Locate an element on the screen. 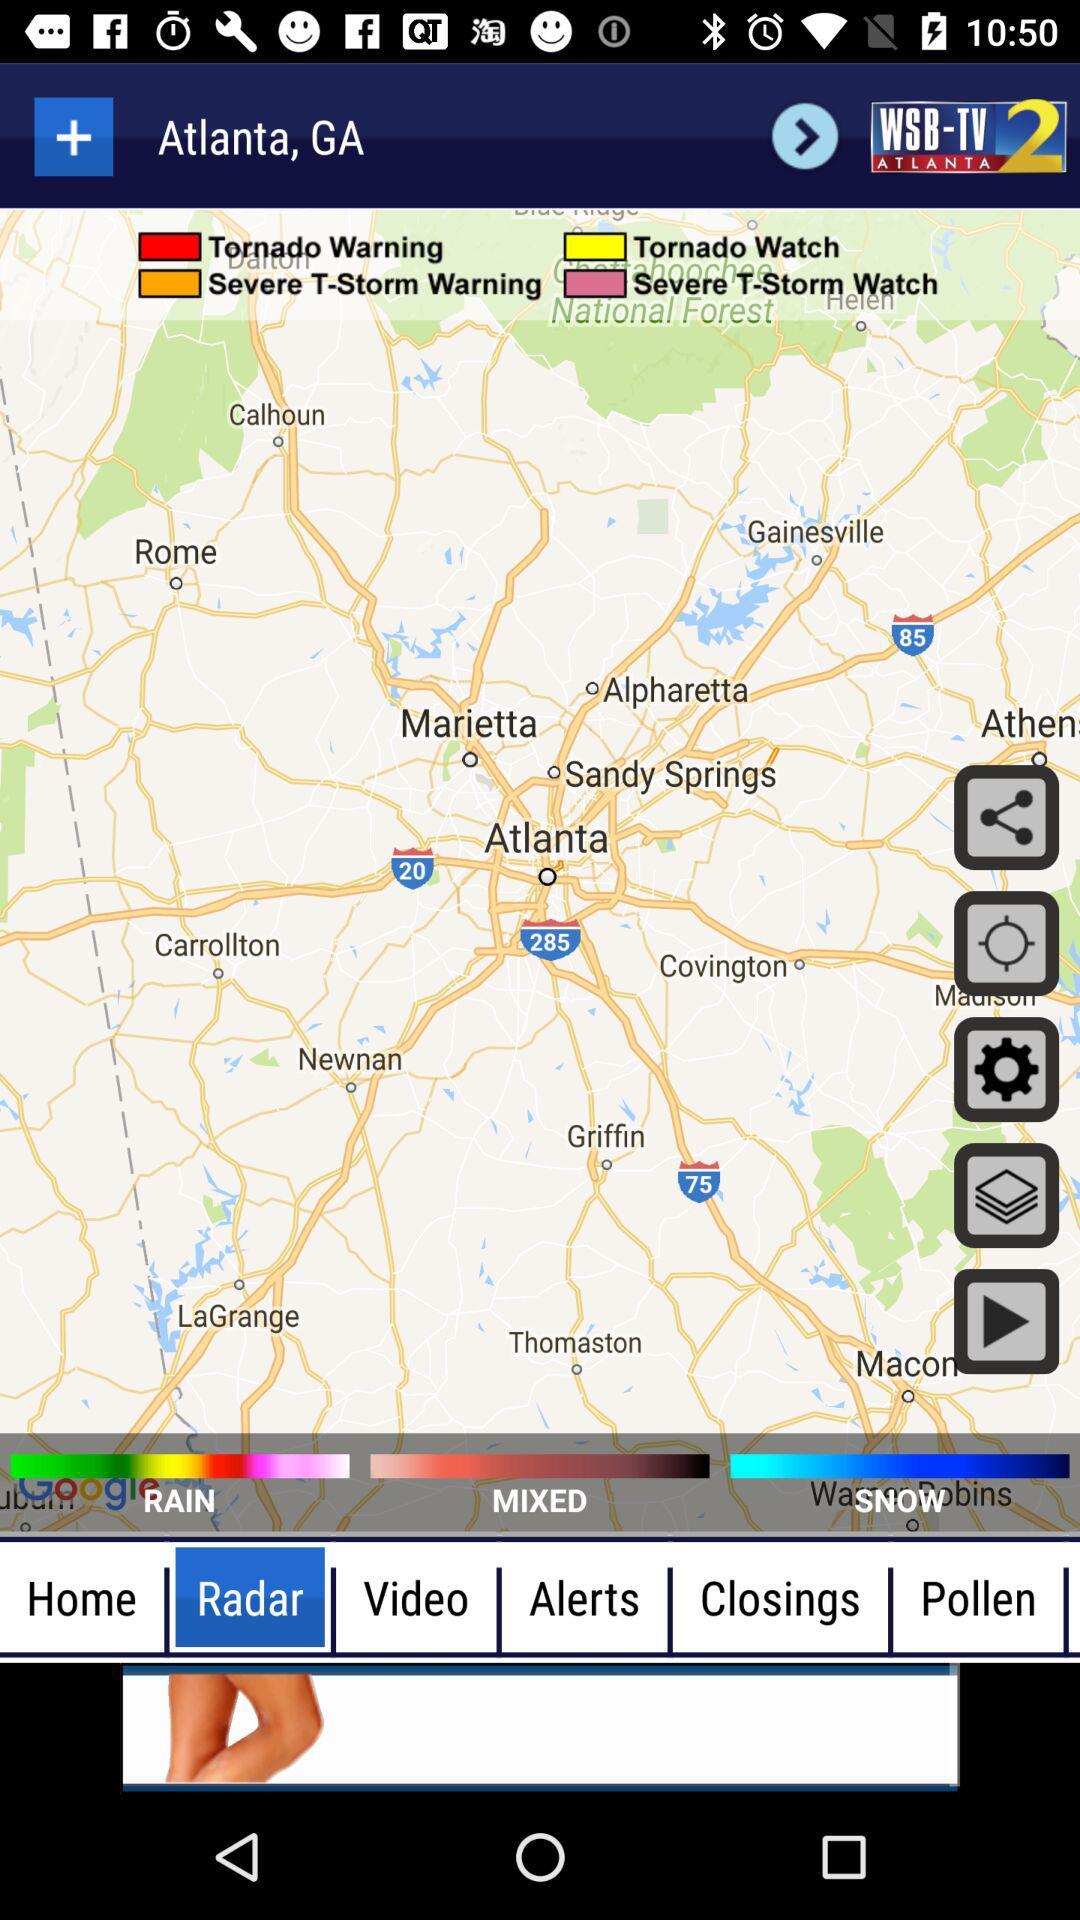 The image size is (1080, 1920). go home is located at coordinates (967, 135).